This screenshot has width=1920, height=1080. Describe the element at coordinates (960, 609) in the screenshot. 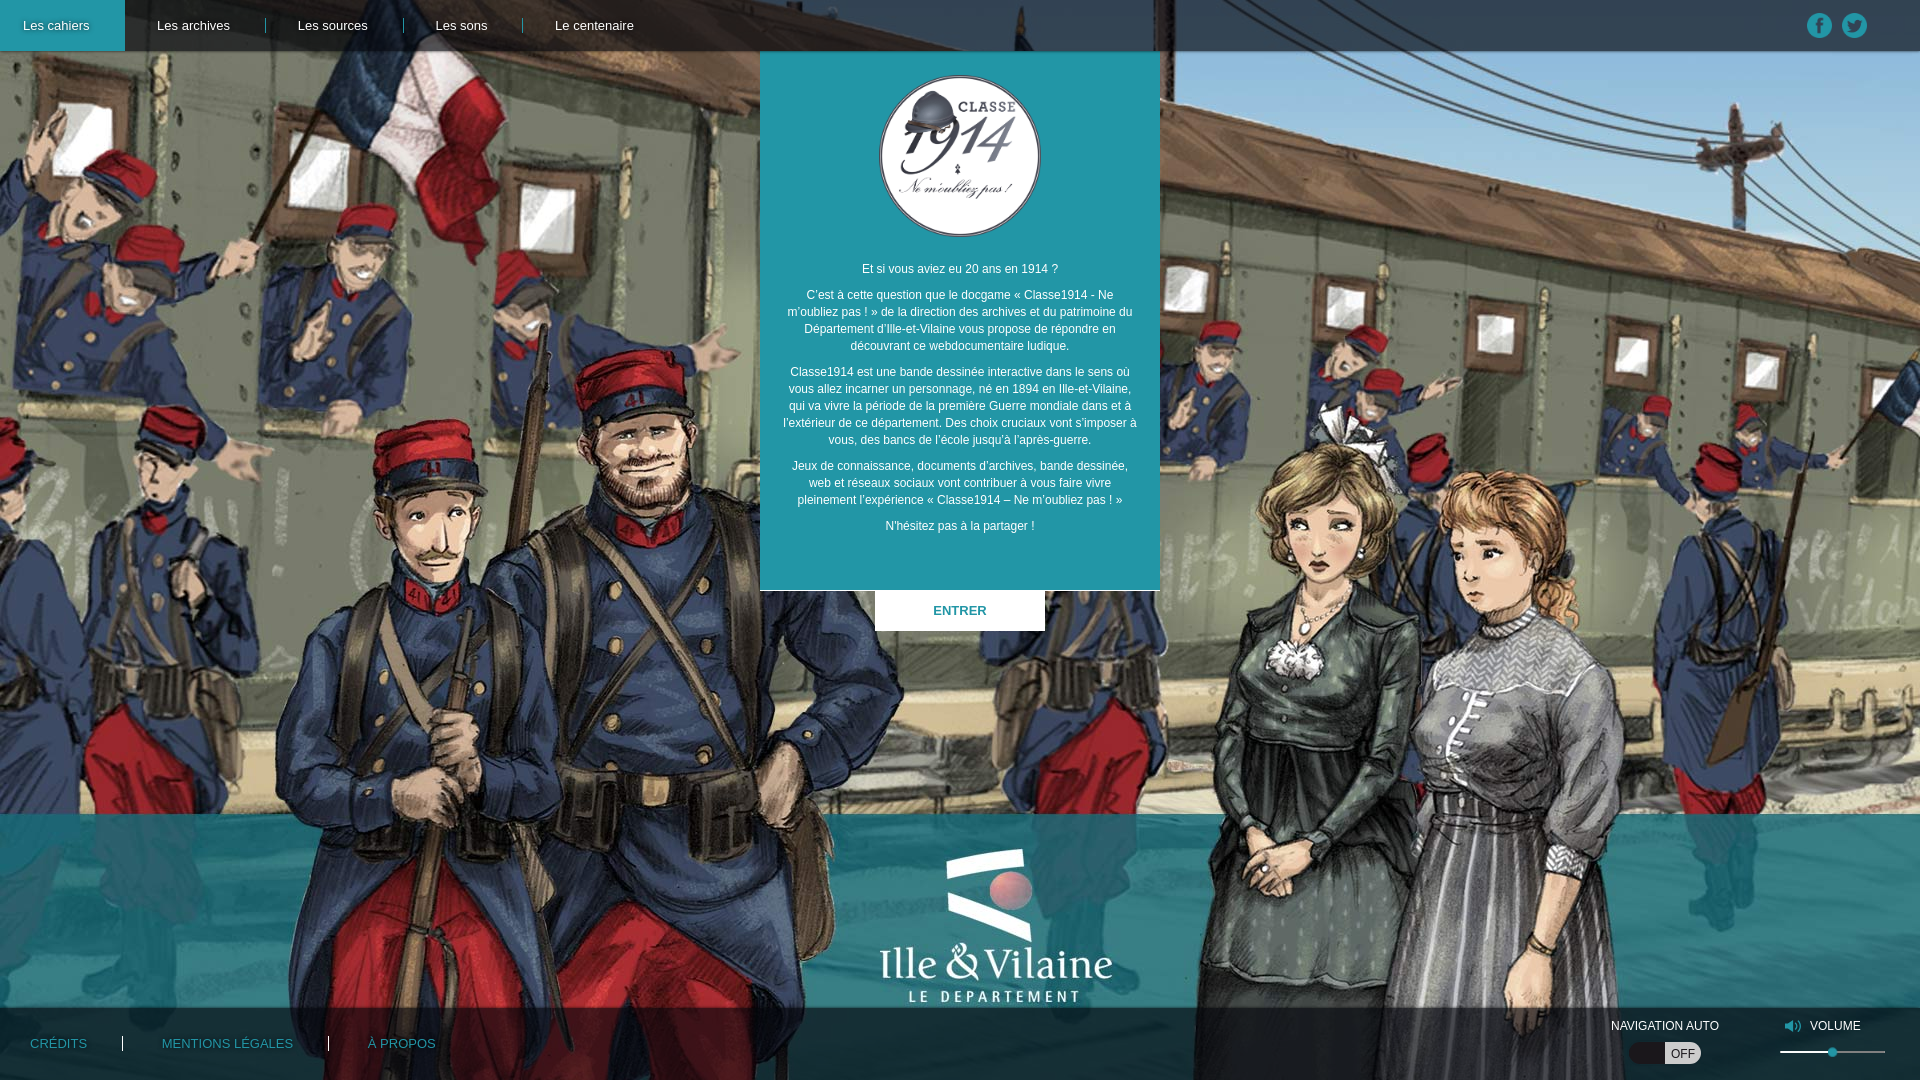

I see `'ENTRER'` at that location.